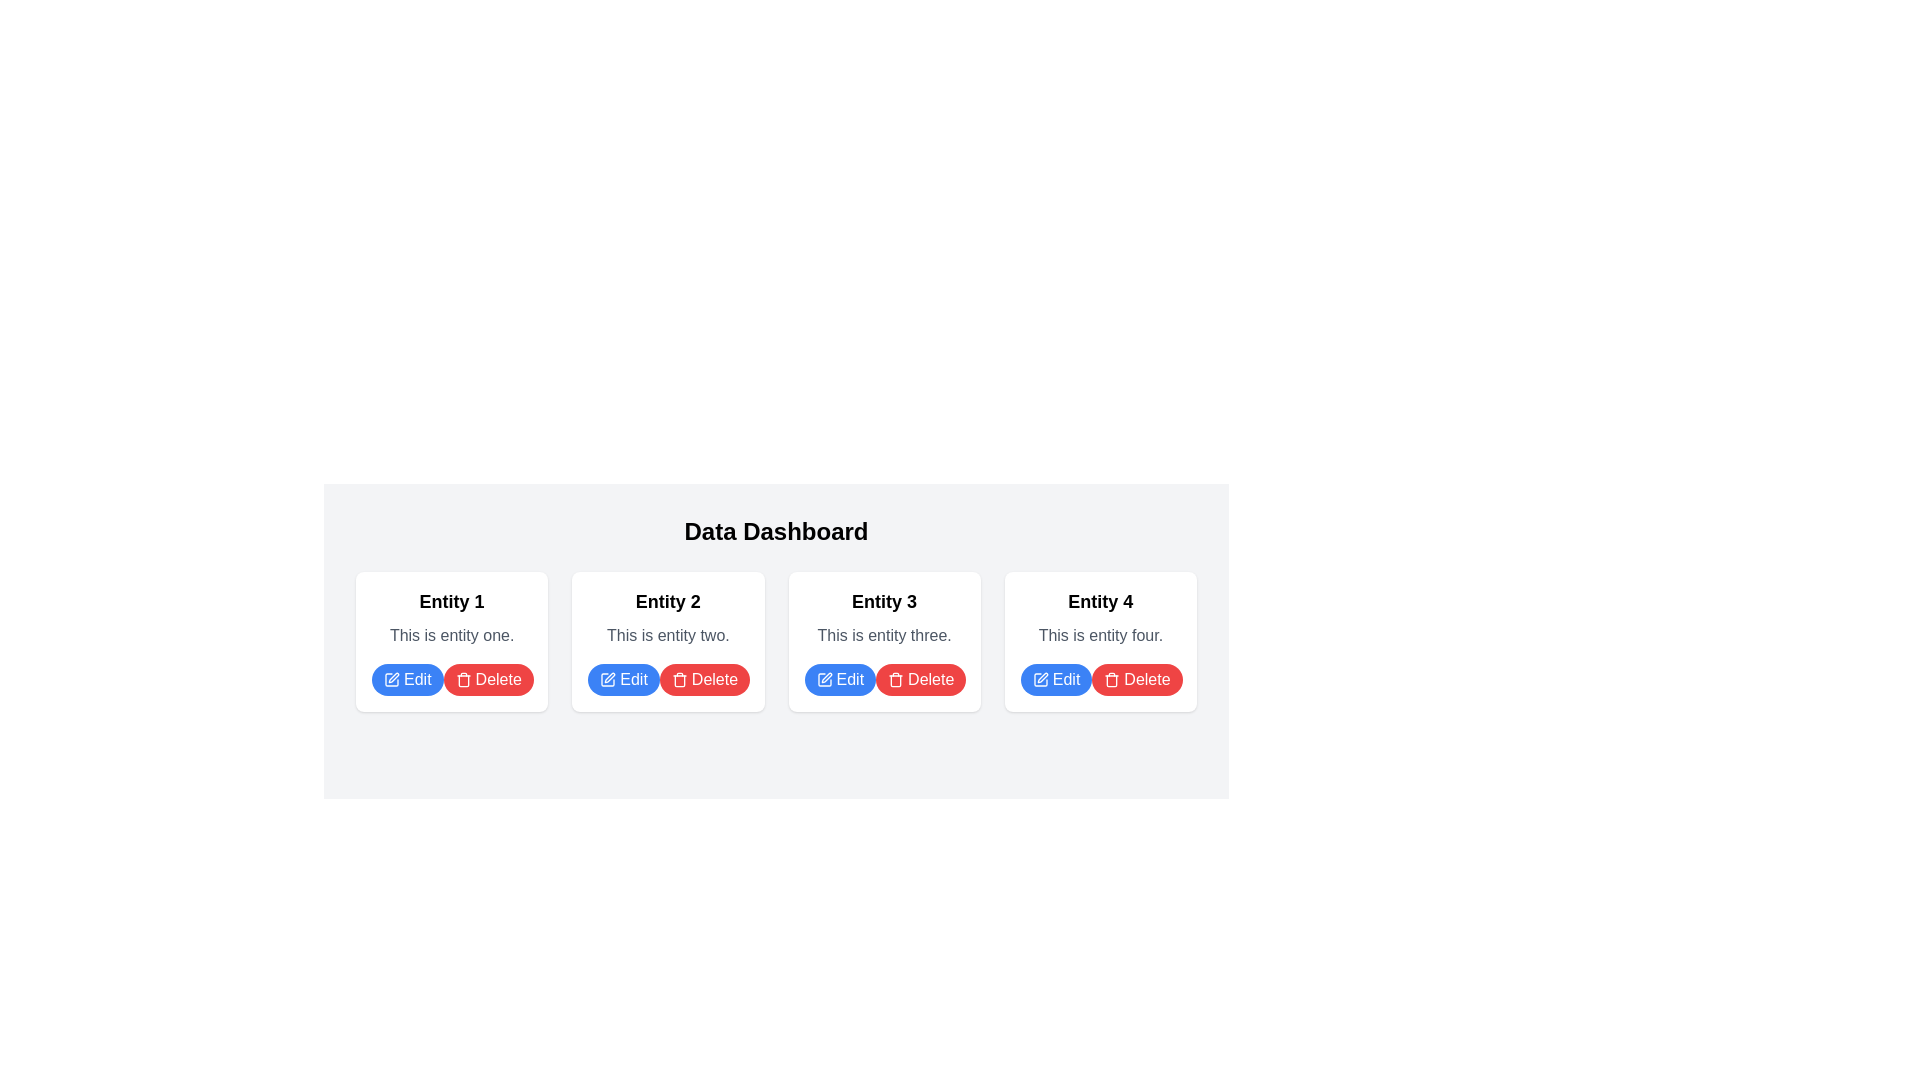  I want to click on the 'Delete' button in the Action button group located at the bottom of the 'Entity 1' card to initiate deletion of the item, so click(451, 678).